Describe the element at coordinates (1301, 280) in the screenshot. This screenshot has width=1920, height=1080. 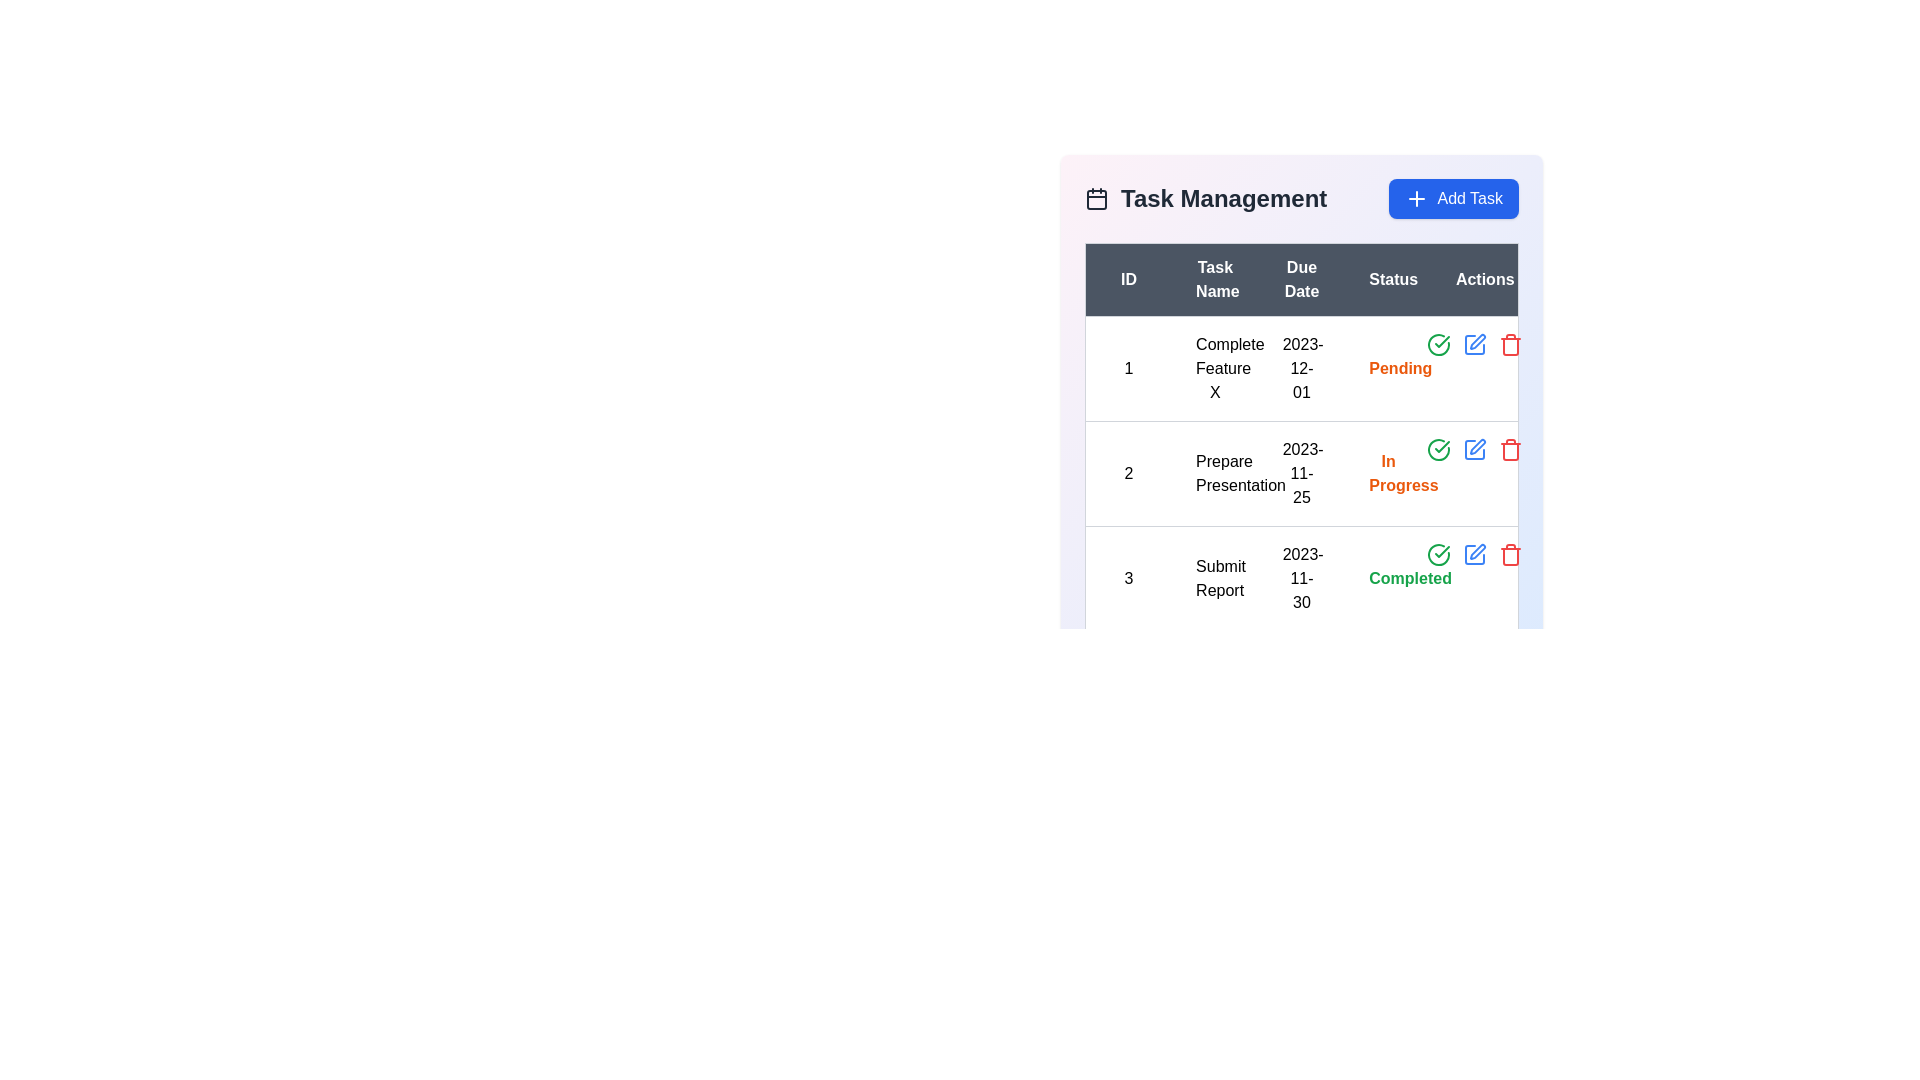
I see `the table header row that provides labels for the task management table, located above the task rows in the main content area` at that location.